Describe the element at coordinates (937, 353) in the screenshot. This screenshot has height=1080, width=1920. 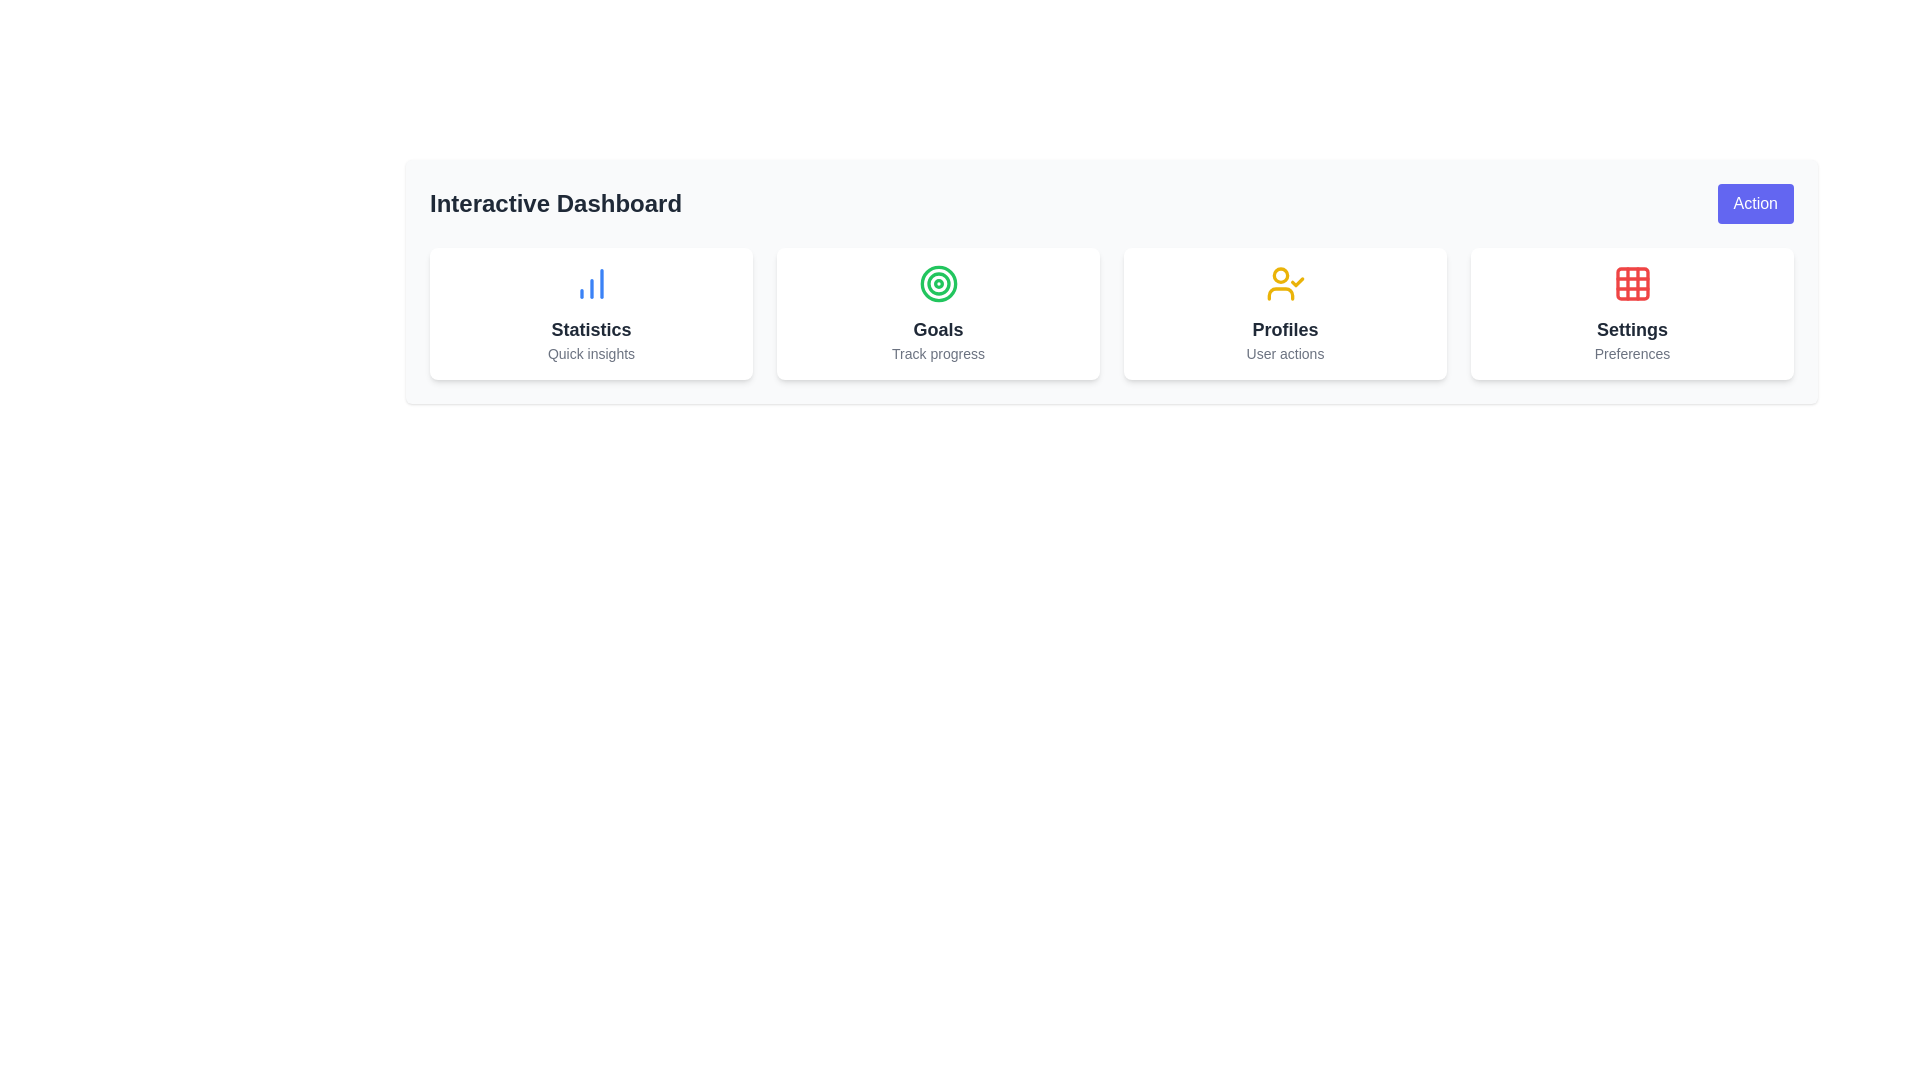
I see `the text label displaying 'Track progress', which is located below the 'Goals' label in the second card layout` at that location.